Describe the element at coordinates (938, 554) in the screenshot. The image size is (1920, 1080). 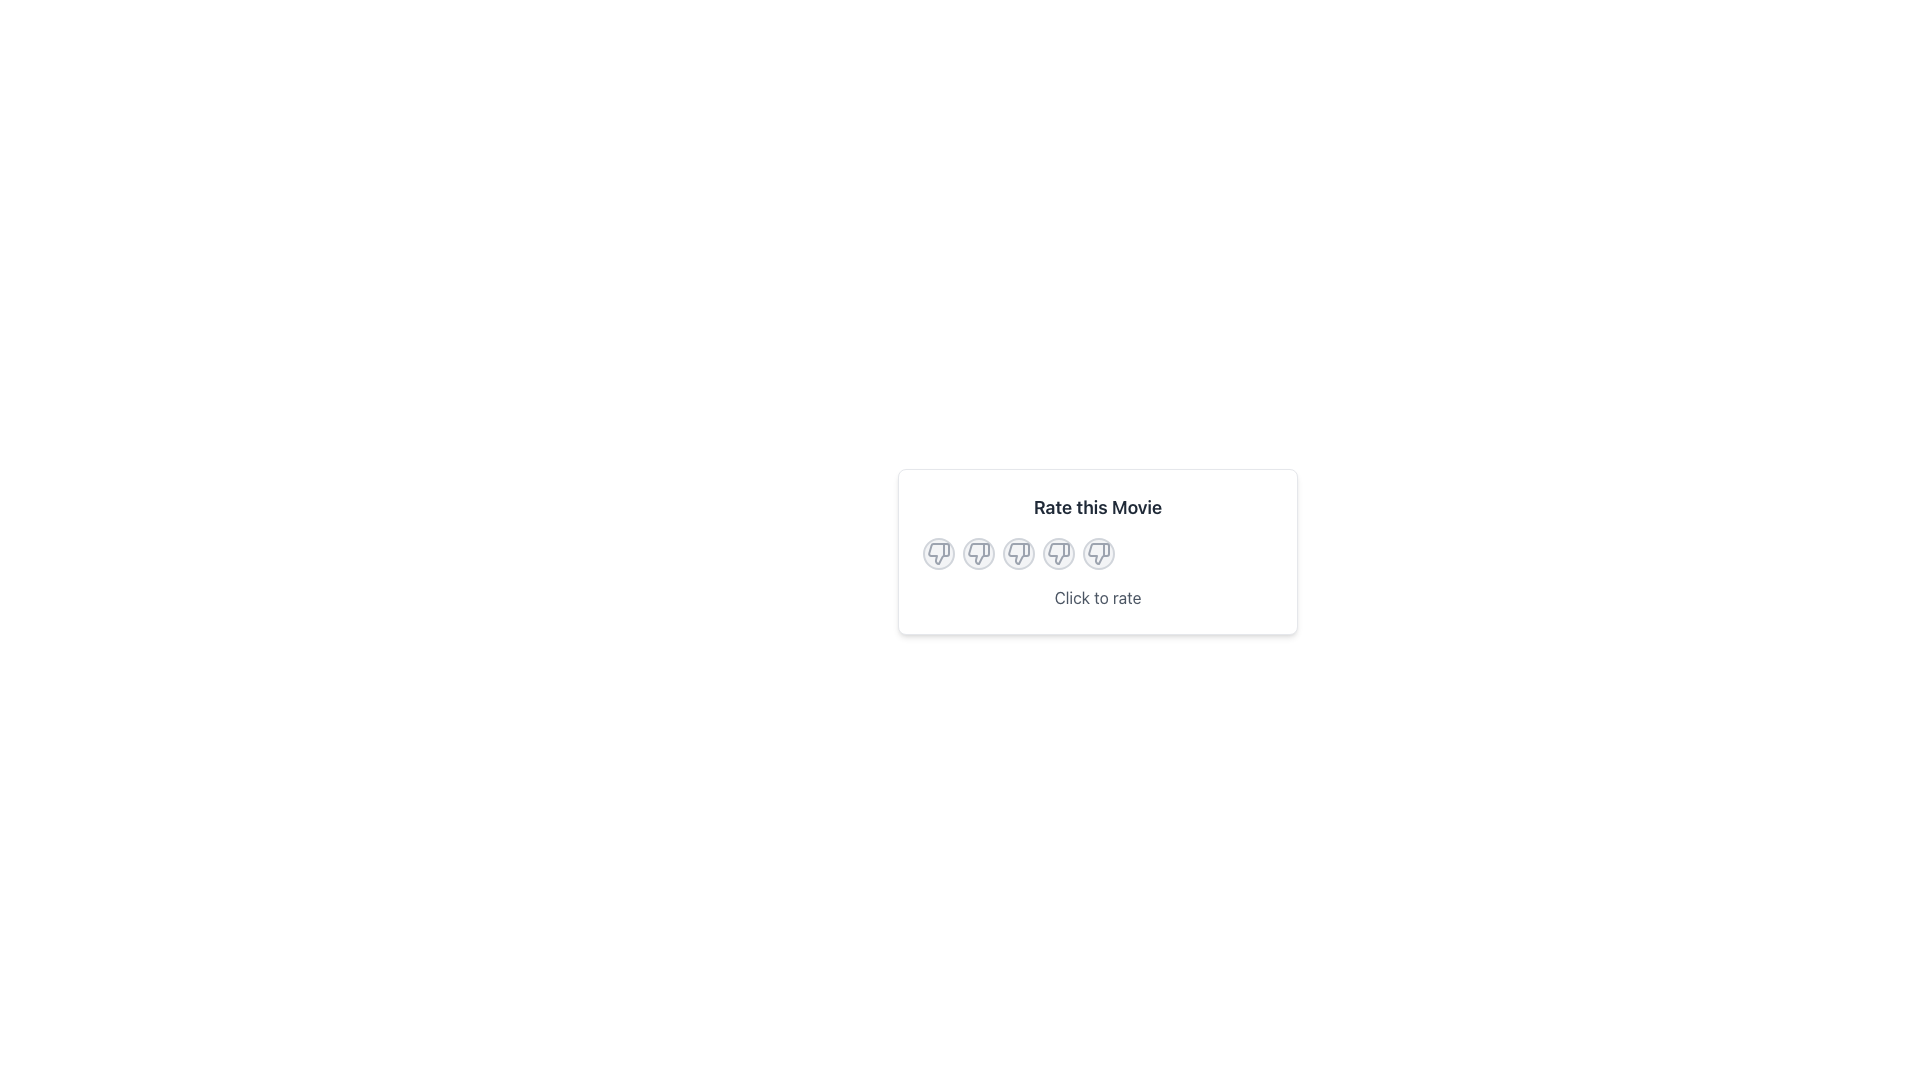
I see `the circular button with a gray border and a 'thumbs-down' icon, located below the text 'Rate this Movie'` at that location.